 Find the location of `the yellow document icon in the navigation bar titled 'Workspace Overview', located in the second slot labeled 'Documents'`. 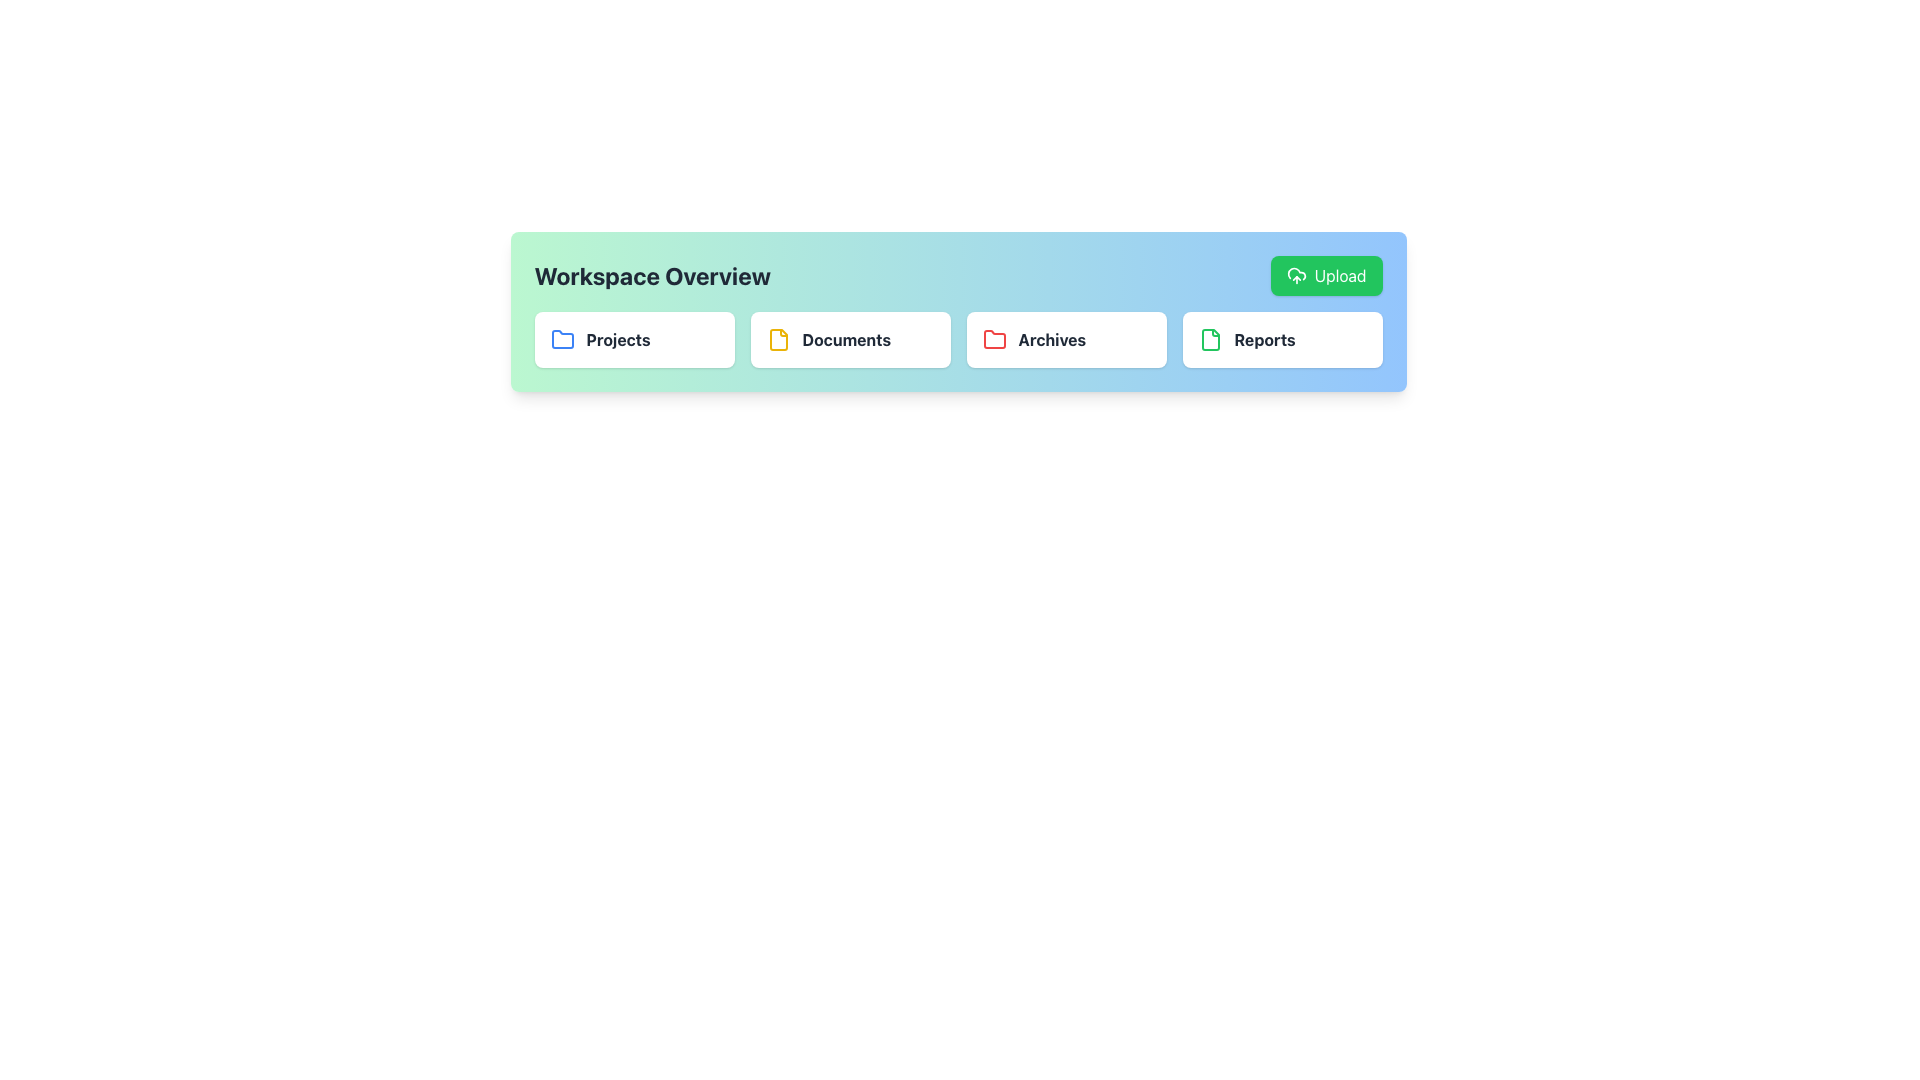

the yellow document icon in the navigation bar titled 'Workspace Overview', located in the second slot labeled 'Documents' is located at coordinates (777, 338).